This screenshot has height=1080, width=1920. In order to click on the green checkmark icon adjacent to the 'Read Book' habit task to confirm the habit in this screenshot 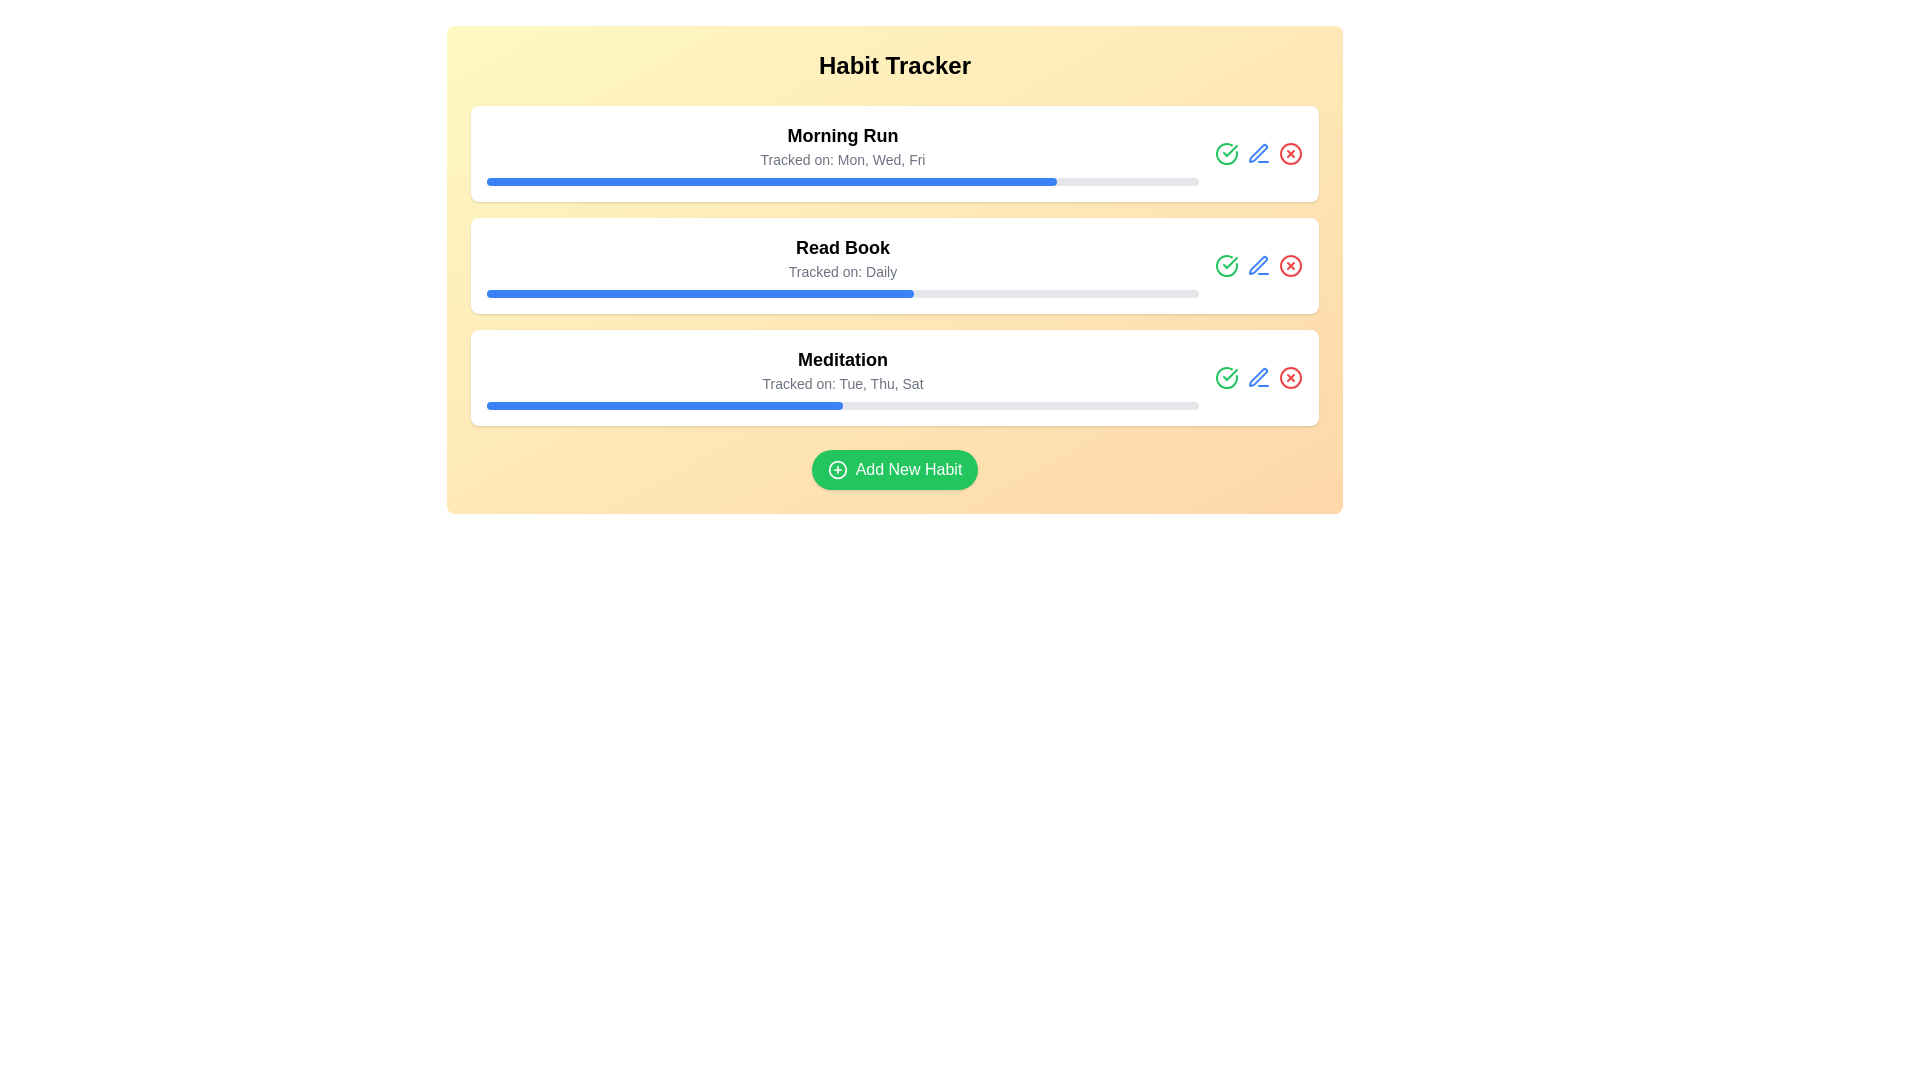, I will do `click(1229, 149)`.